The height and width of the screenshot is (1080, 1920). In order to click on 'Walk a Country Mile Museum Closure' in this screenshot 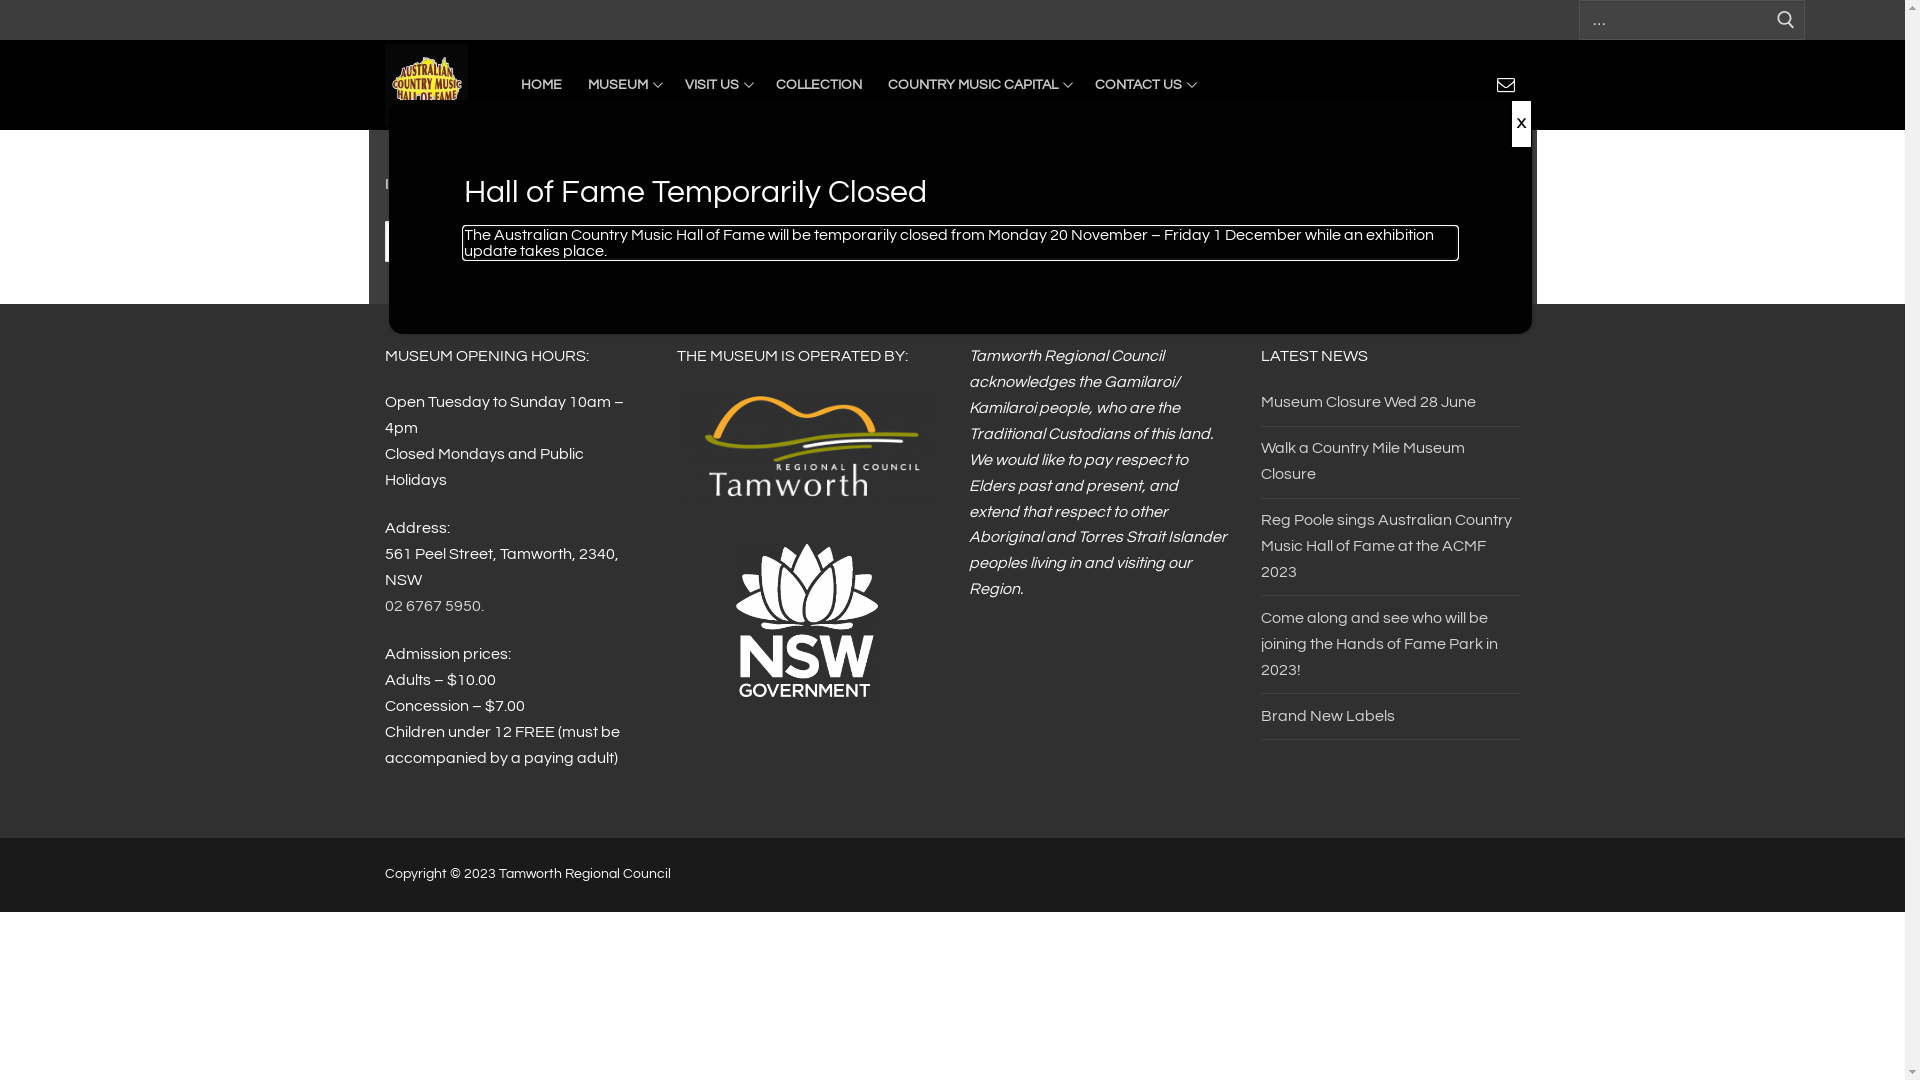, I will do `click(1258, 466)`.